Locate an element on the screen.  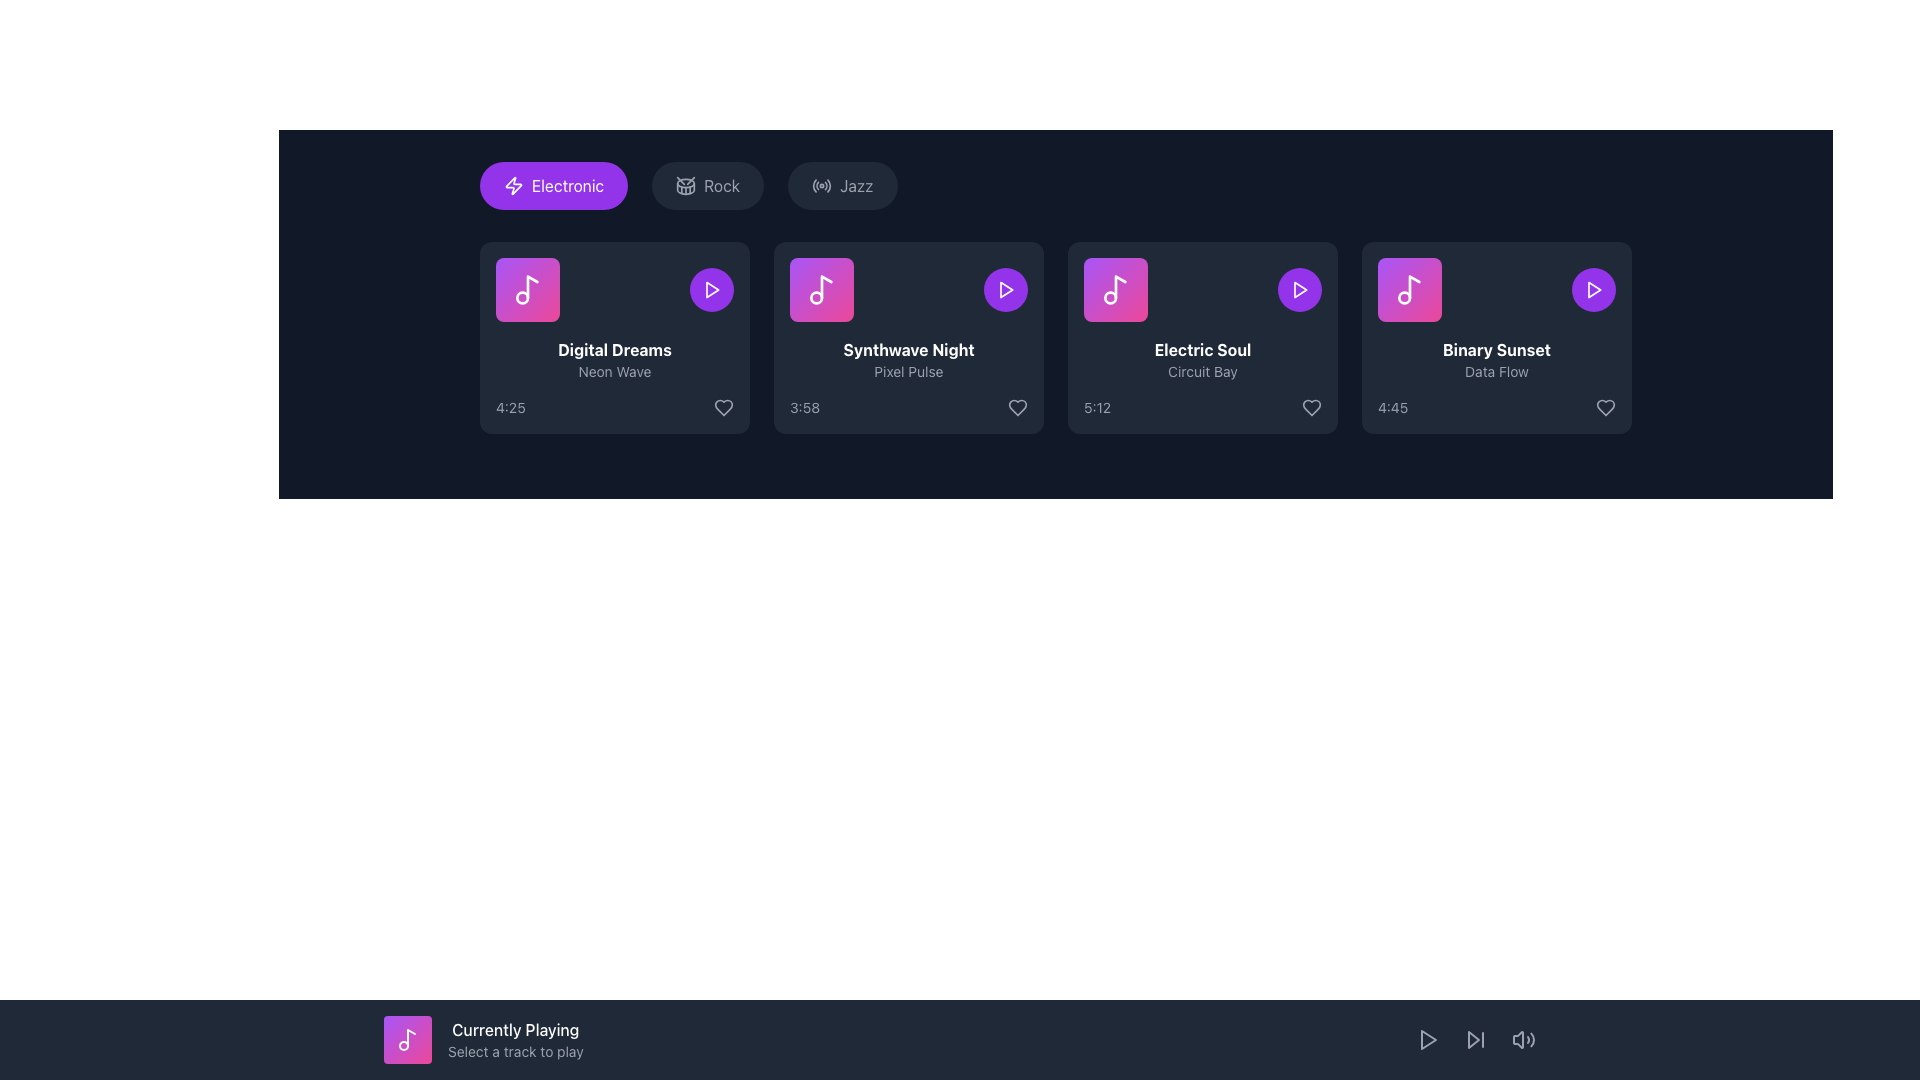
the volume control button located at the far right of the bottom control bar to observe the interactive effect is located at coordinates (1522, 1039).